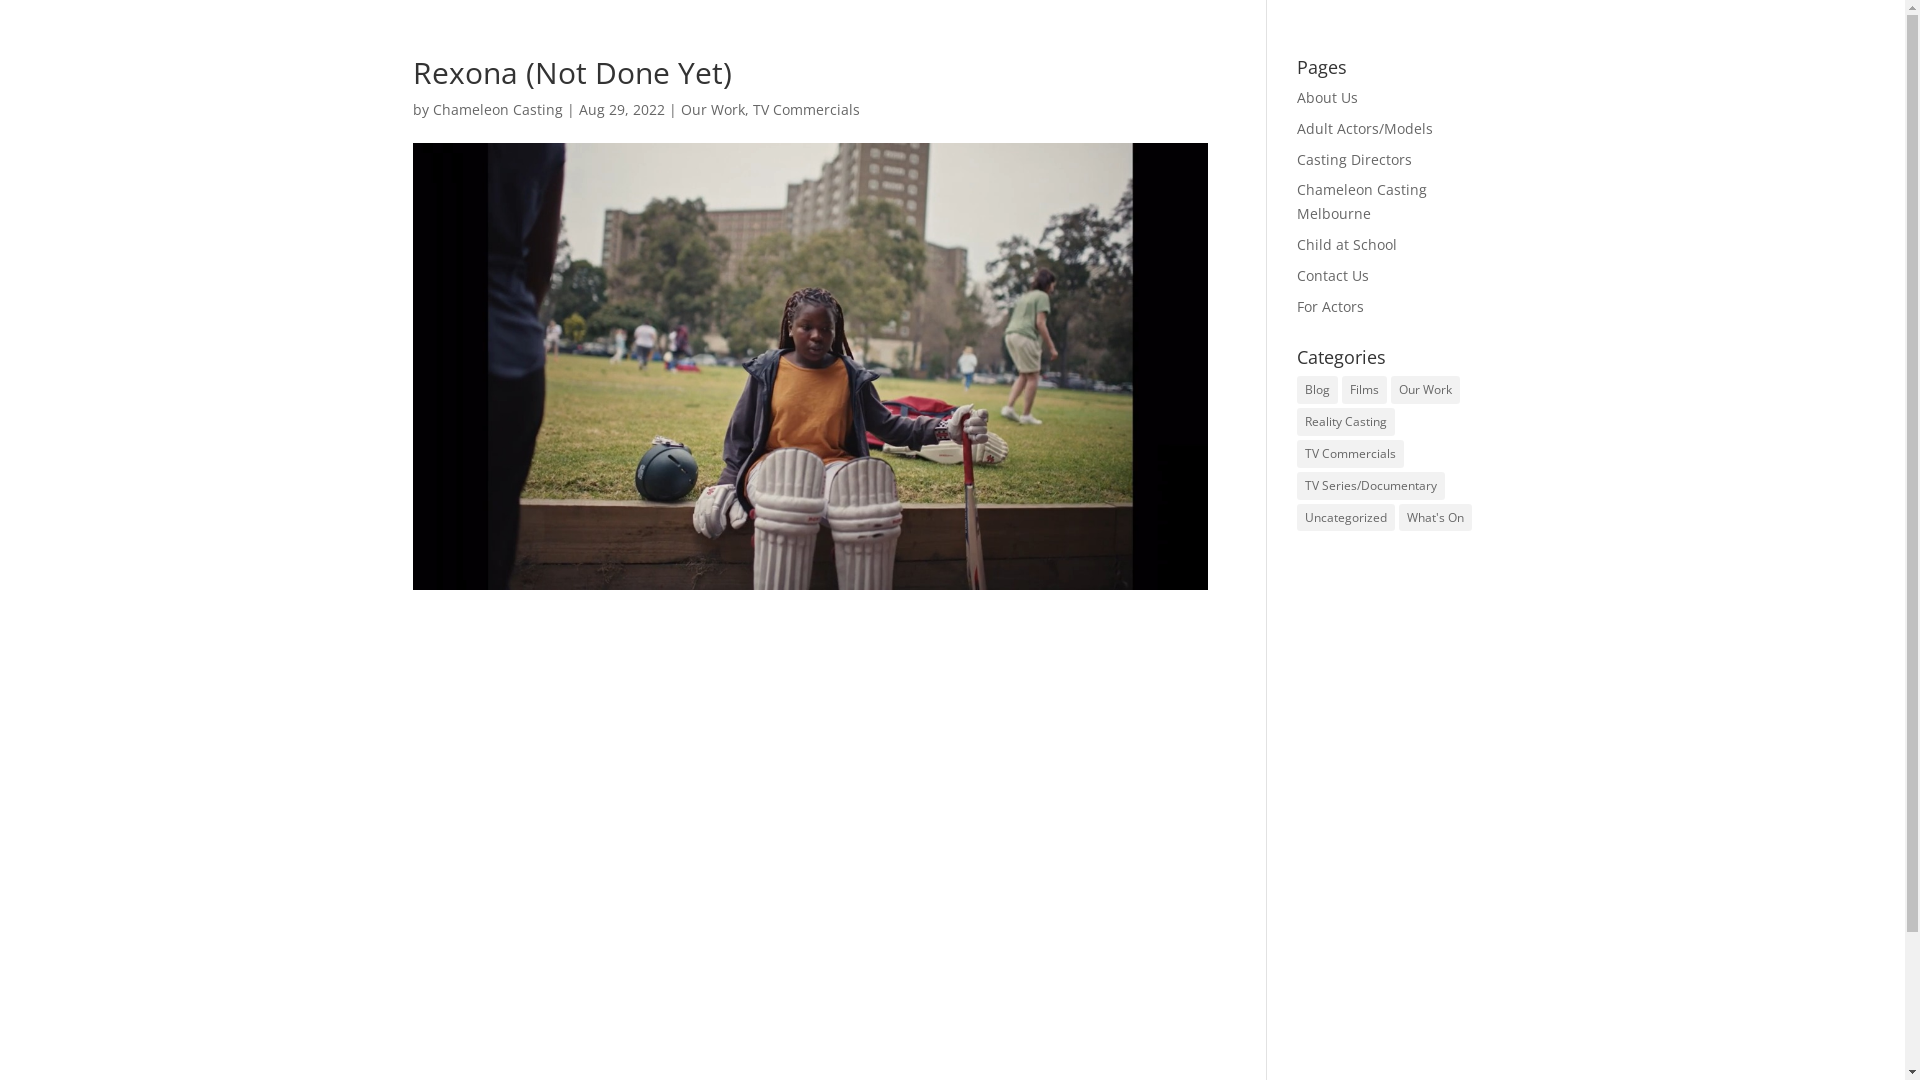  Describe the element at coordinates (1350, 454) in the screenshot. I see `'TV Commercials'` at that location.